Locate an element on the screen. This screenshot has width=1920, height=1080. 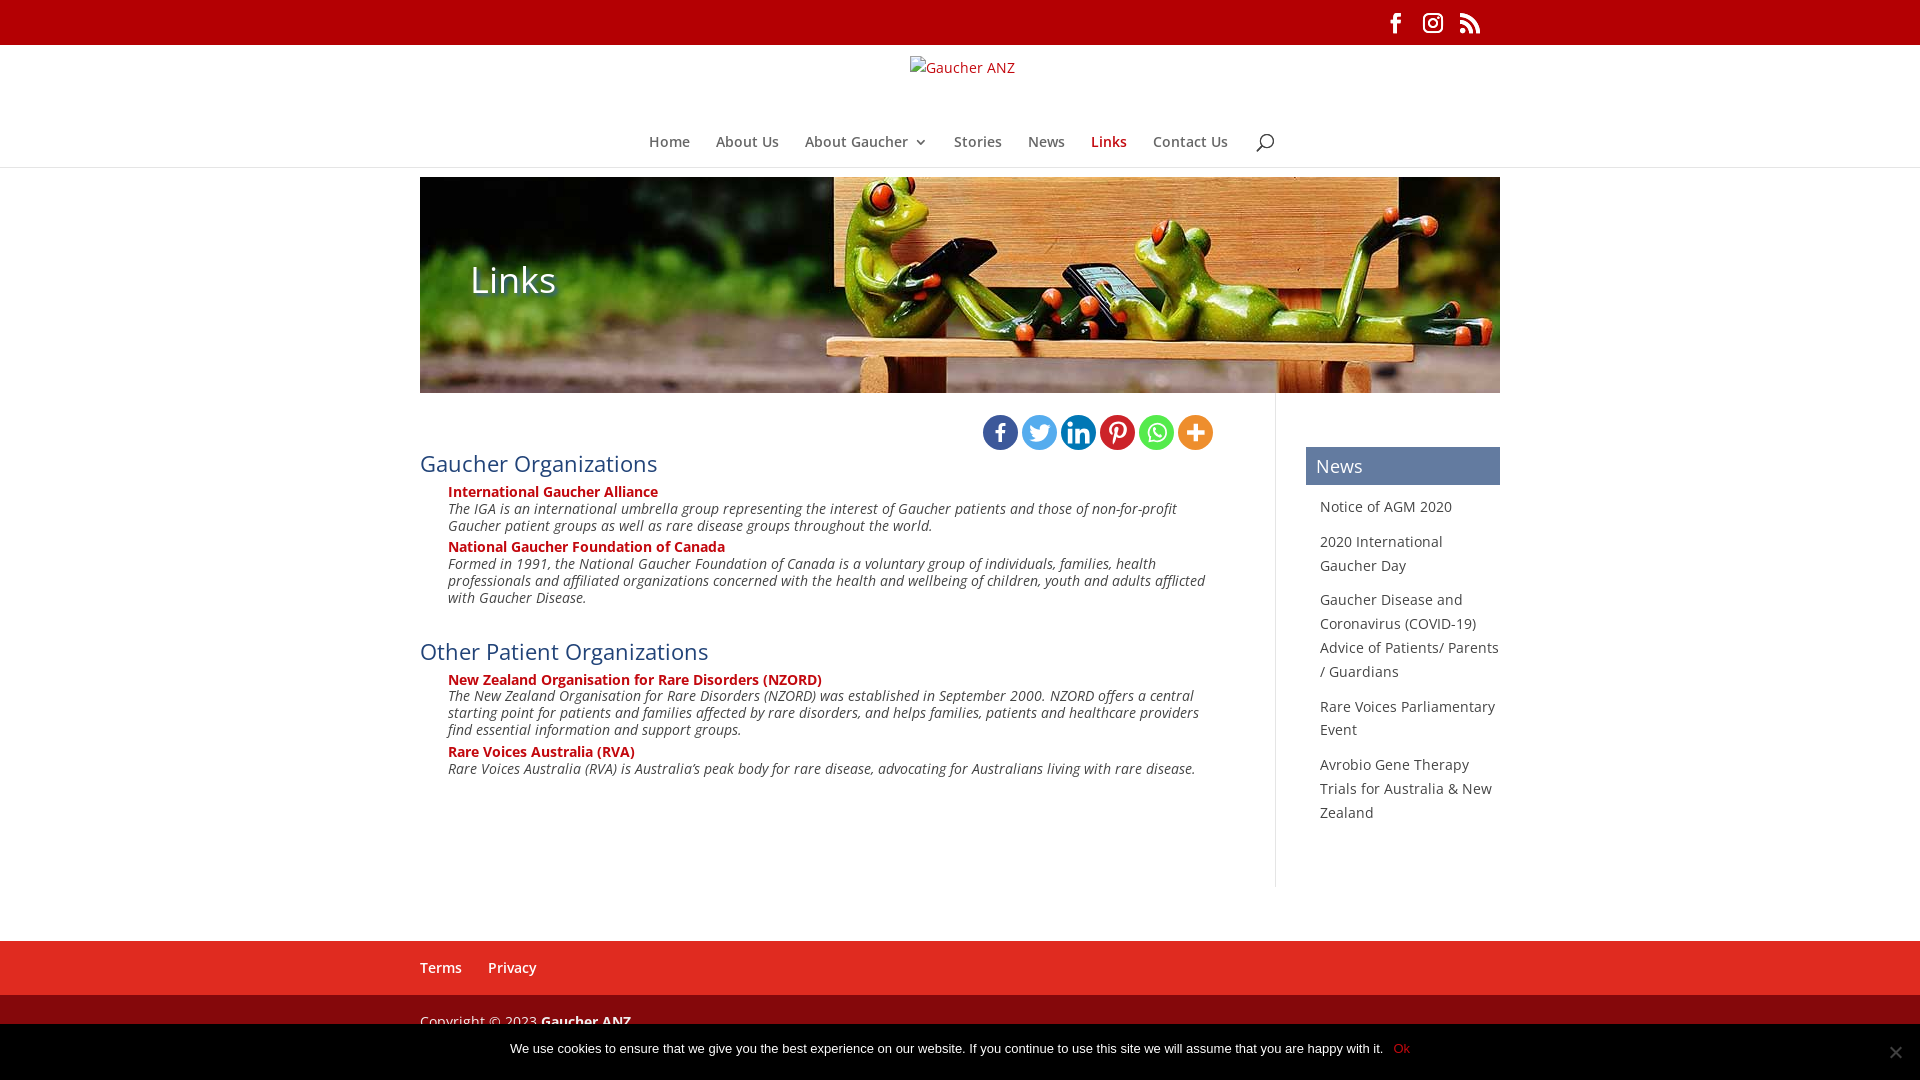
'About Us' is located at coordinates (746, 149).